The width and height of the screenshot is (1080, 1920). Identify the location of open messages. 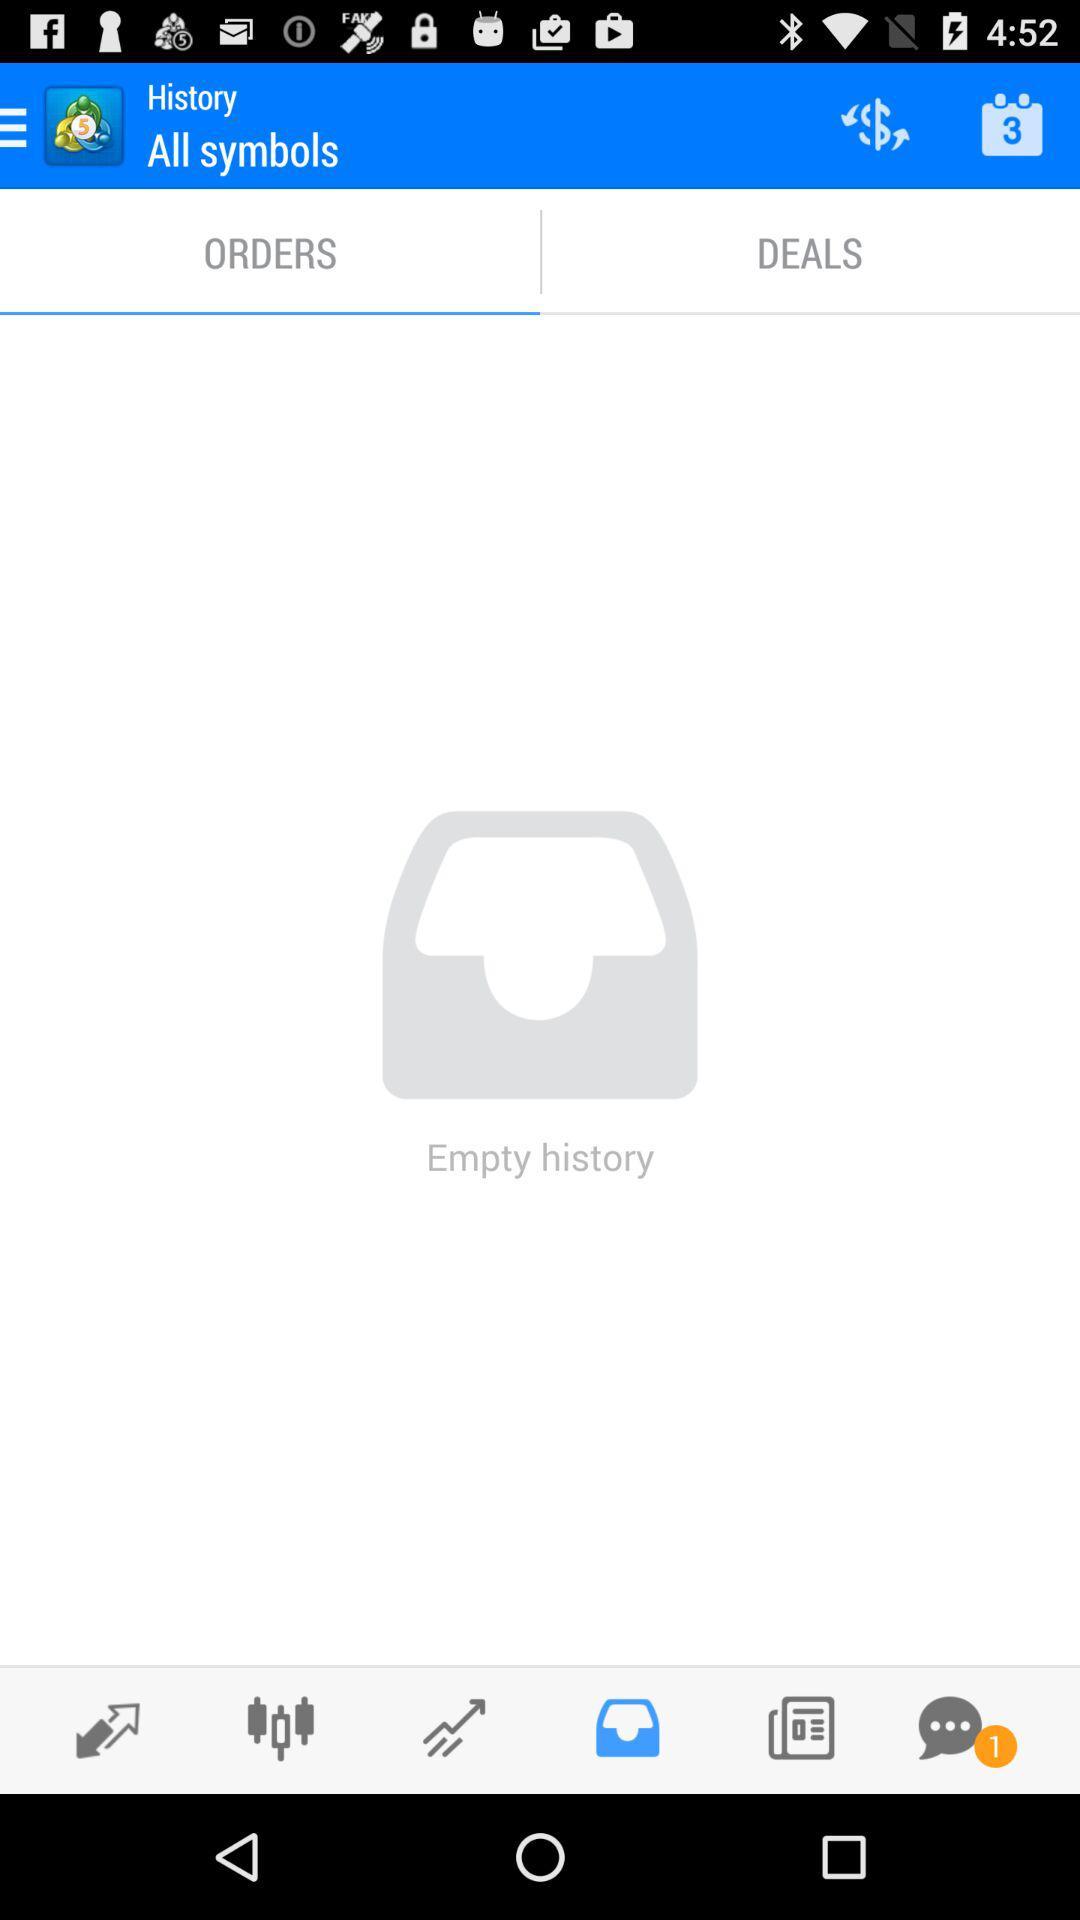
(949, 1727).